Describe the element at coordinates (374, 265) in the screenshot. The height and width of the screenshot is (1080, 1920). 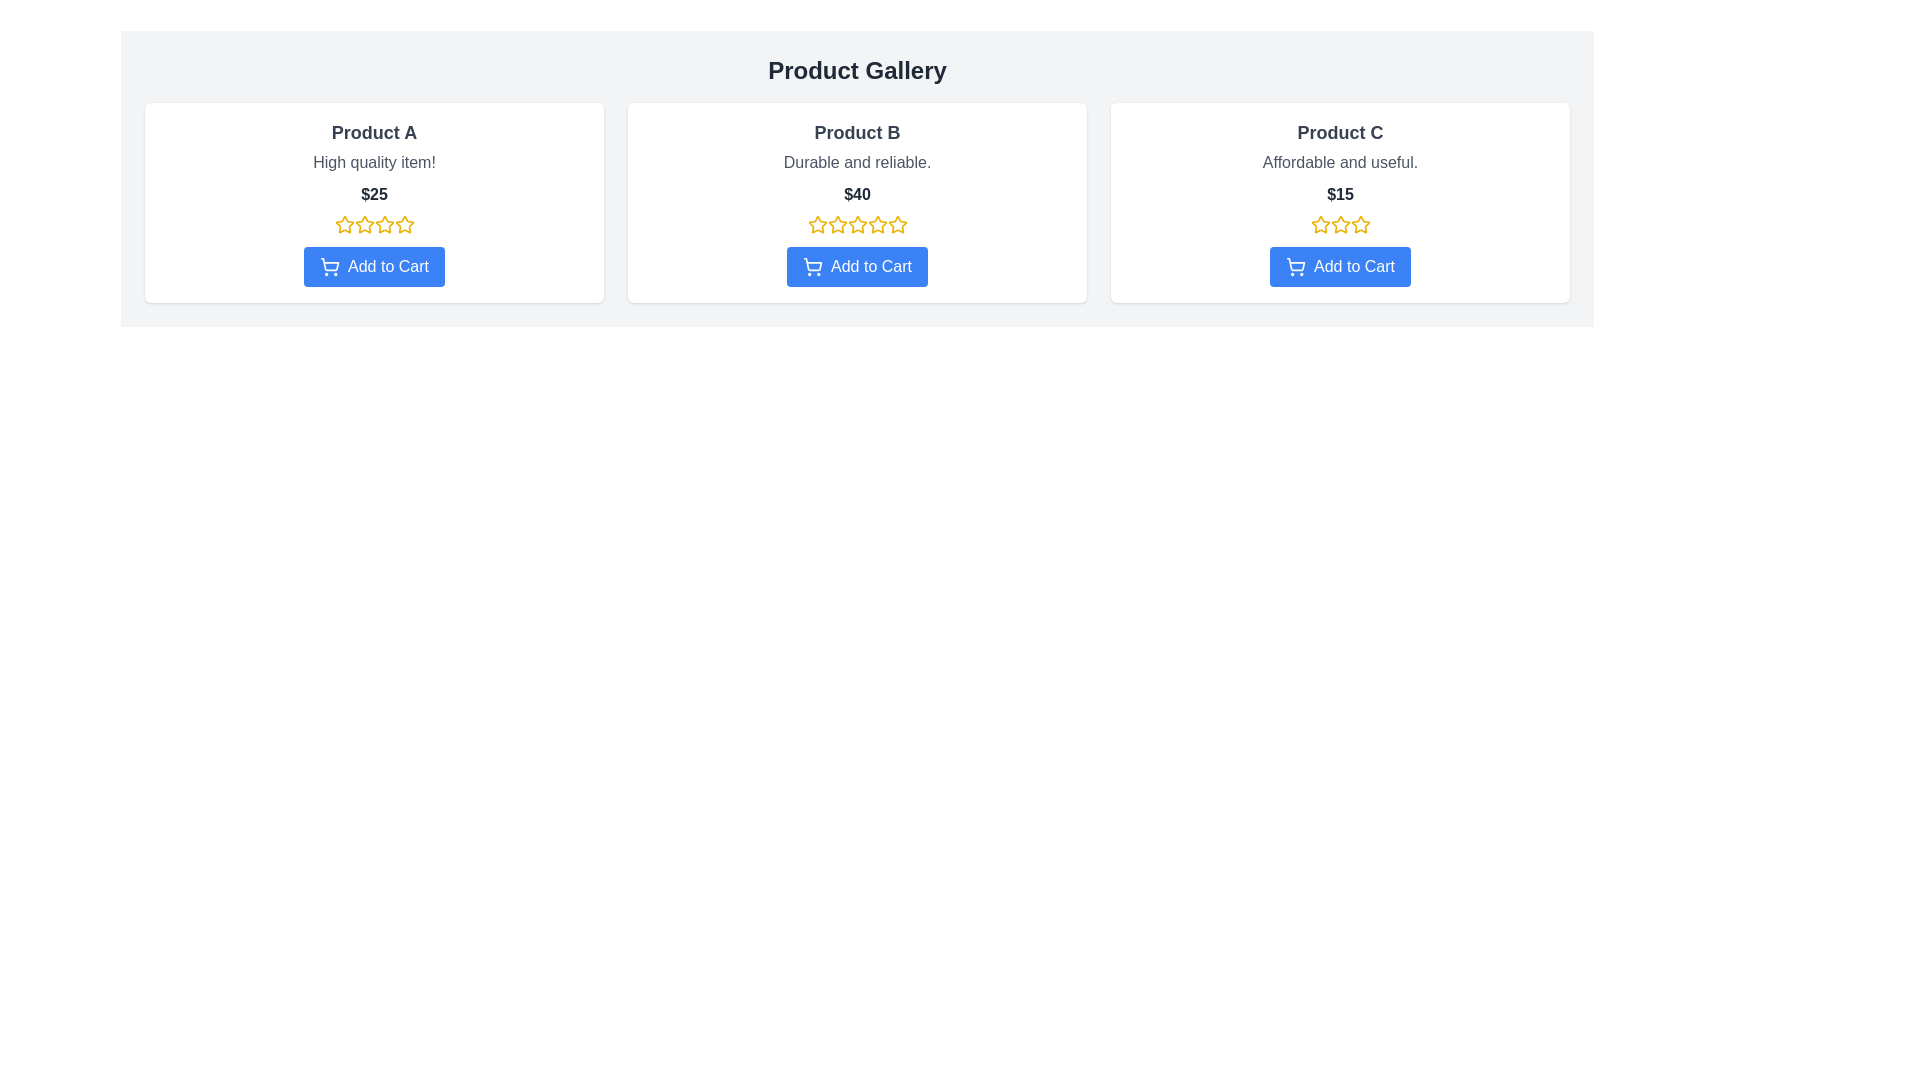
I see `the blue 'Add to Cart' button with white text, which is located at the bottom of the product card, beneath the star rating section` at that location.